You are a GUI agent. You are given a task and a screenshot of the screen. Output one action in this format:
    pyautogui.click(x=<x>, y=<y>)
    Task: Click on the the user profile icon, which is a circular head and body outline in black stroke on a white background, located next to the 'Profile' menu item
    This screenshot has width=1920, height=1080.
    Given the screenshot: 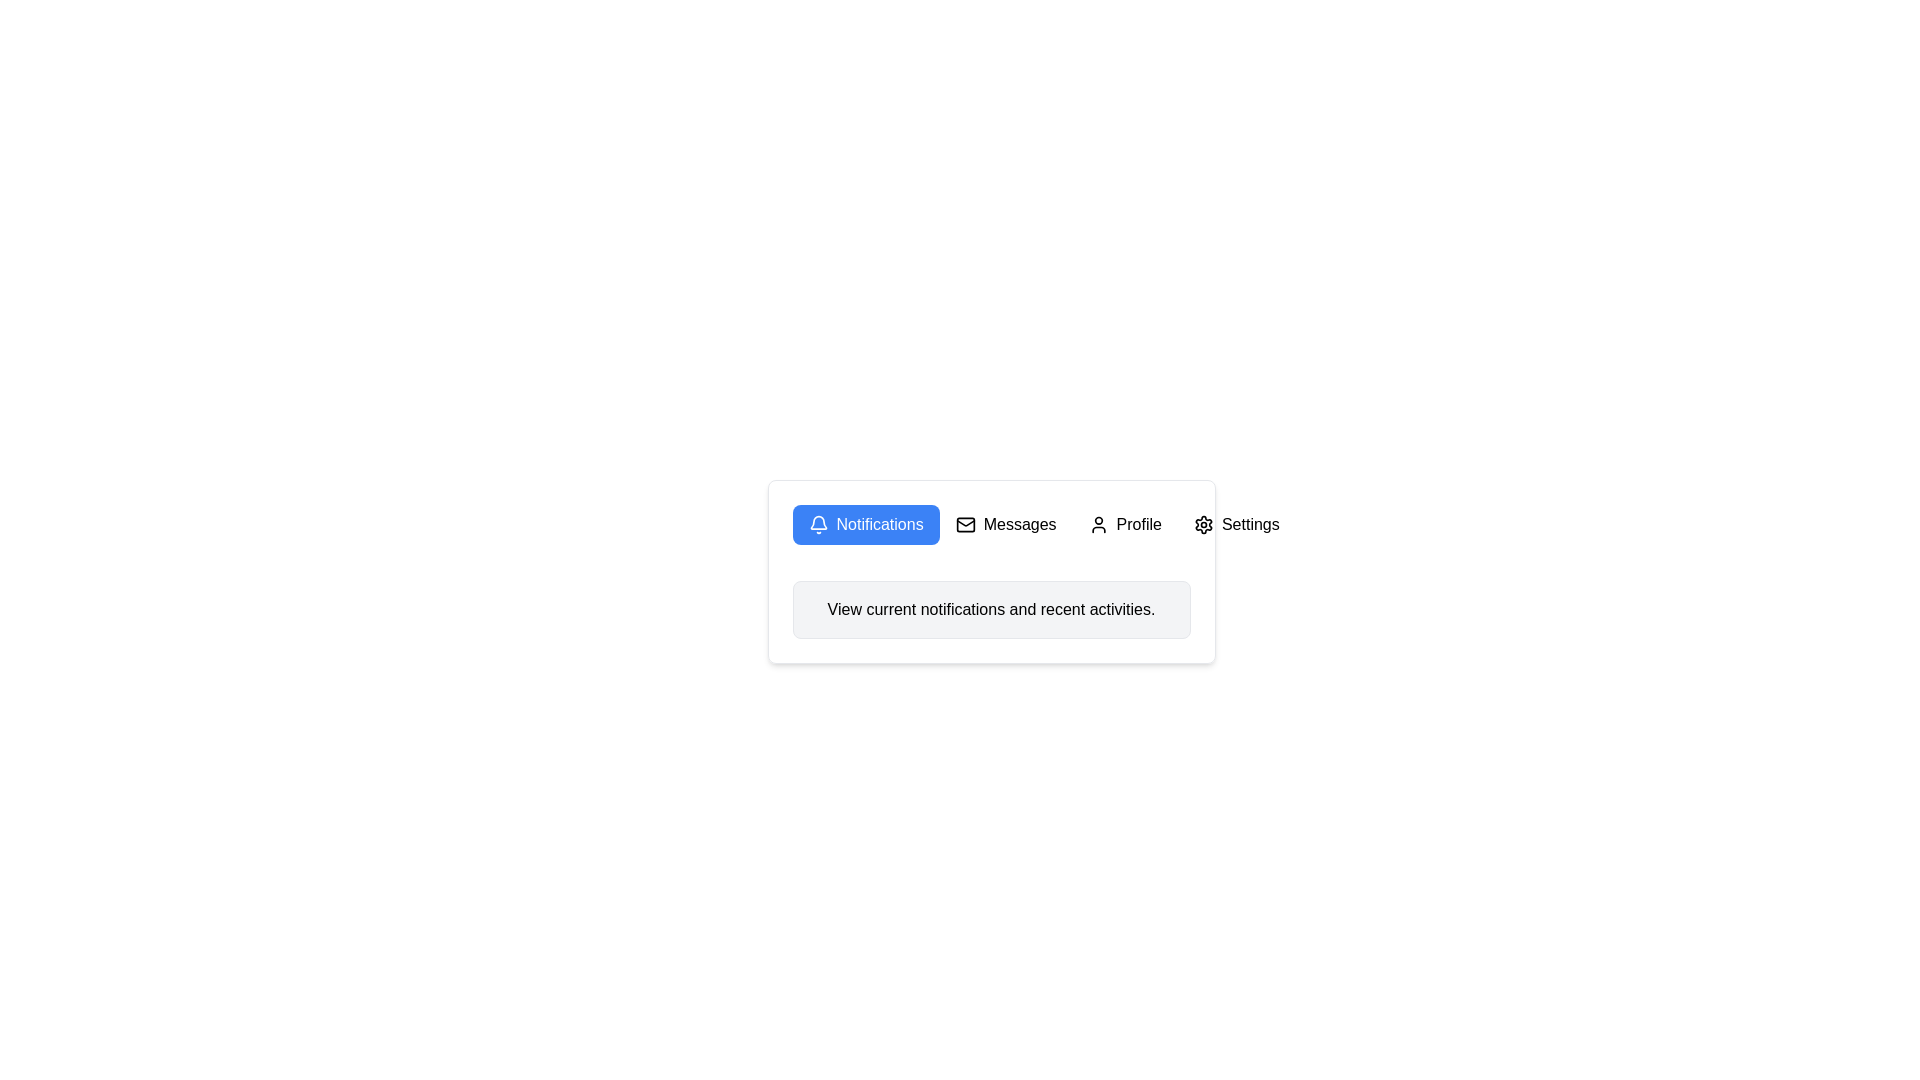 What is the action you would take?
    pyautogui.click(x=1097, y=523)
    